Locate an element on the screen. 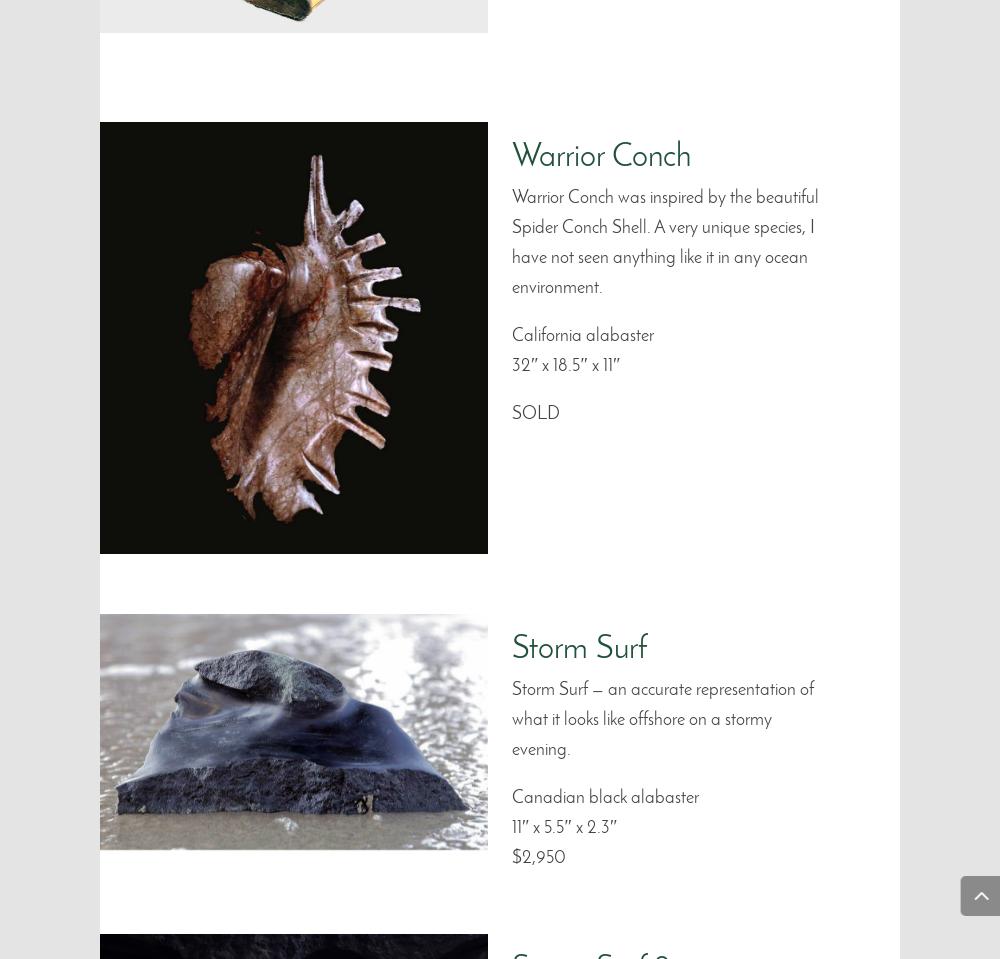  'California alabaster' is located at coordinates (582, 335).